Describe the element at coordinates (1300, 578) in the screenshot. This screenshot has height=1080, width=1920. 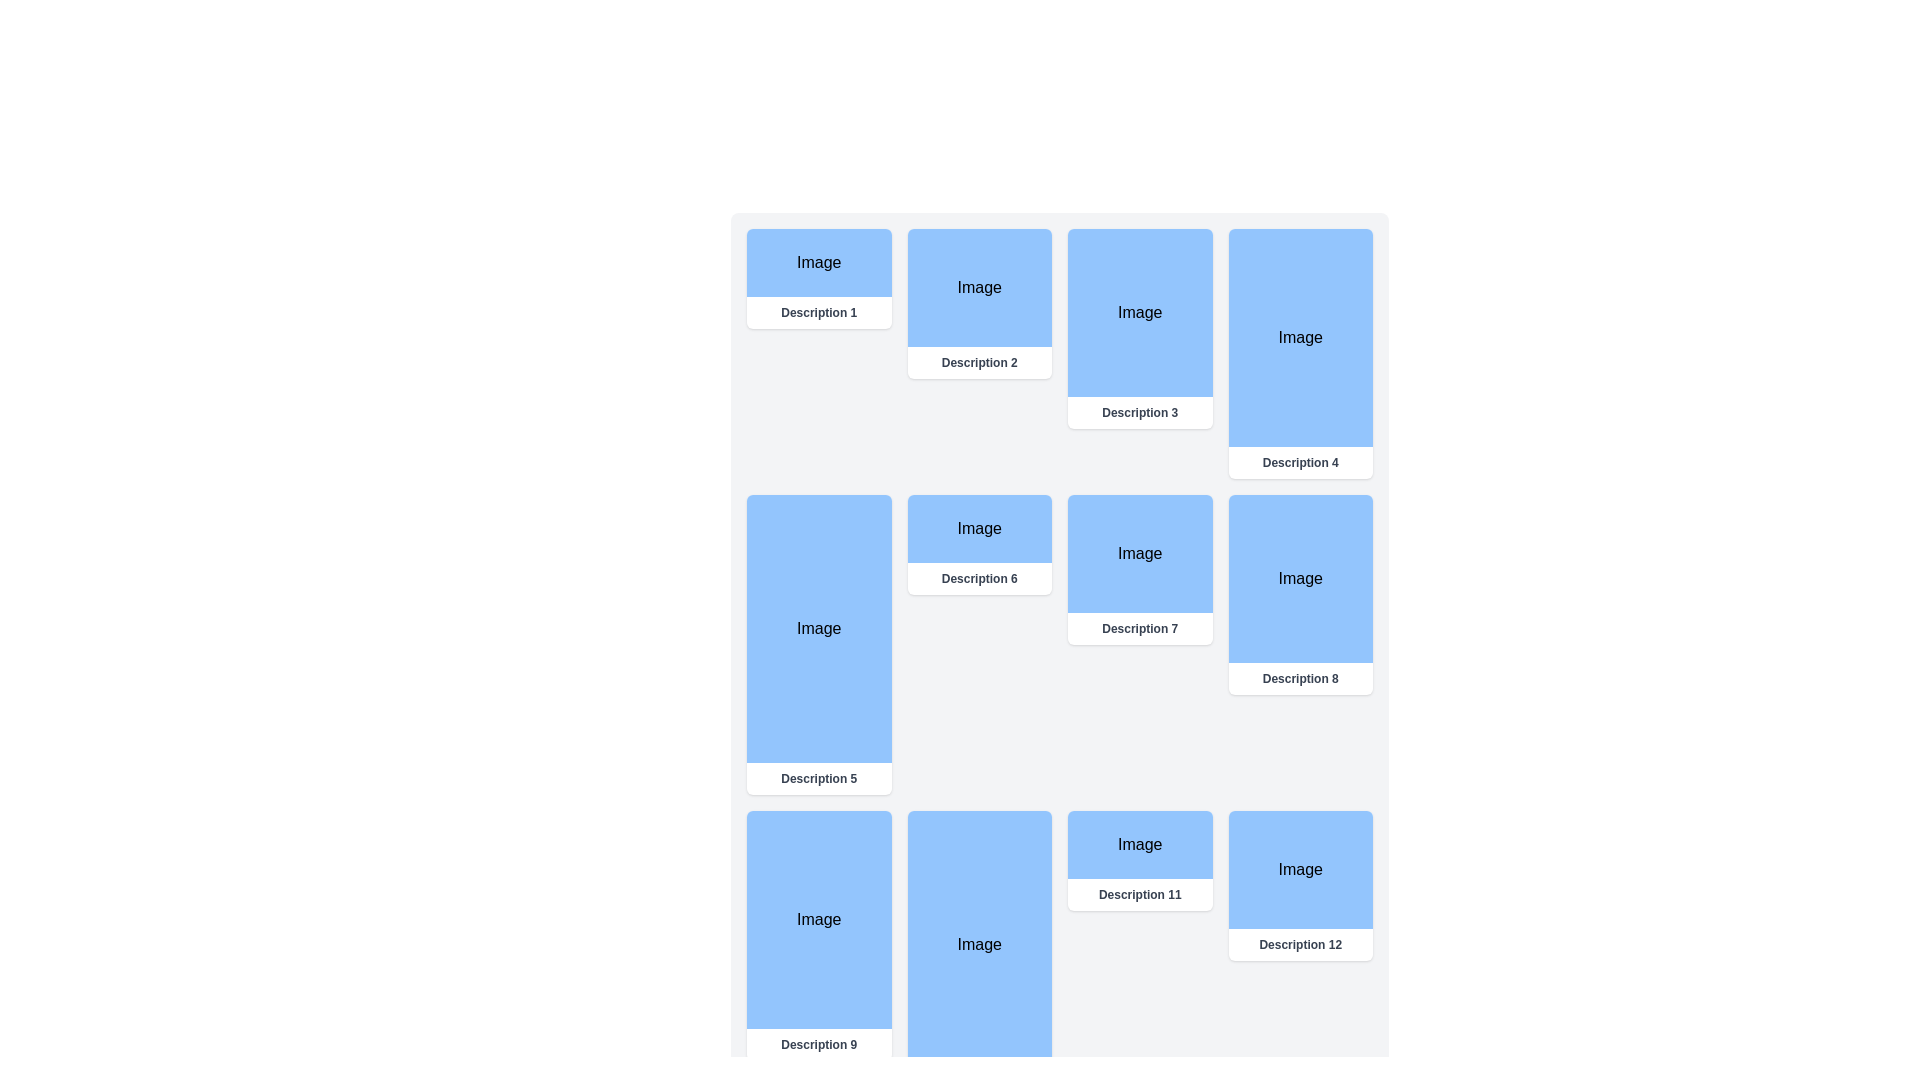
I see `the blue rectangular Visual Placeholder element with the text 'Image' centered on it, which is part of a card-like structure in the upper section` at that location.